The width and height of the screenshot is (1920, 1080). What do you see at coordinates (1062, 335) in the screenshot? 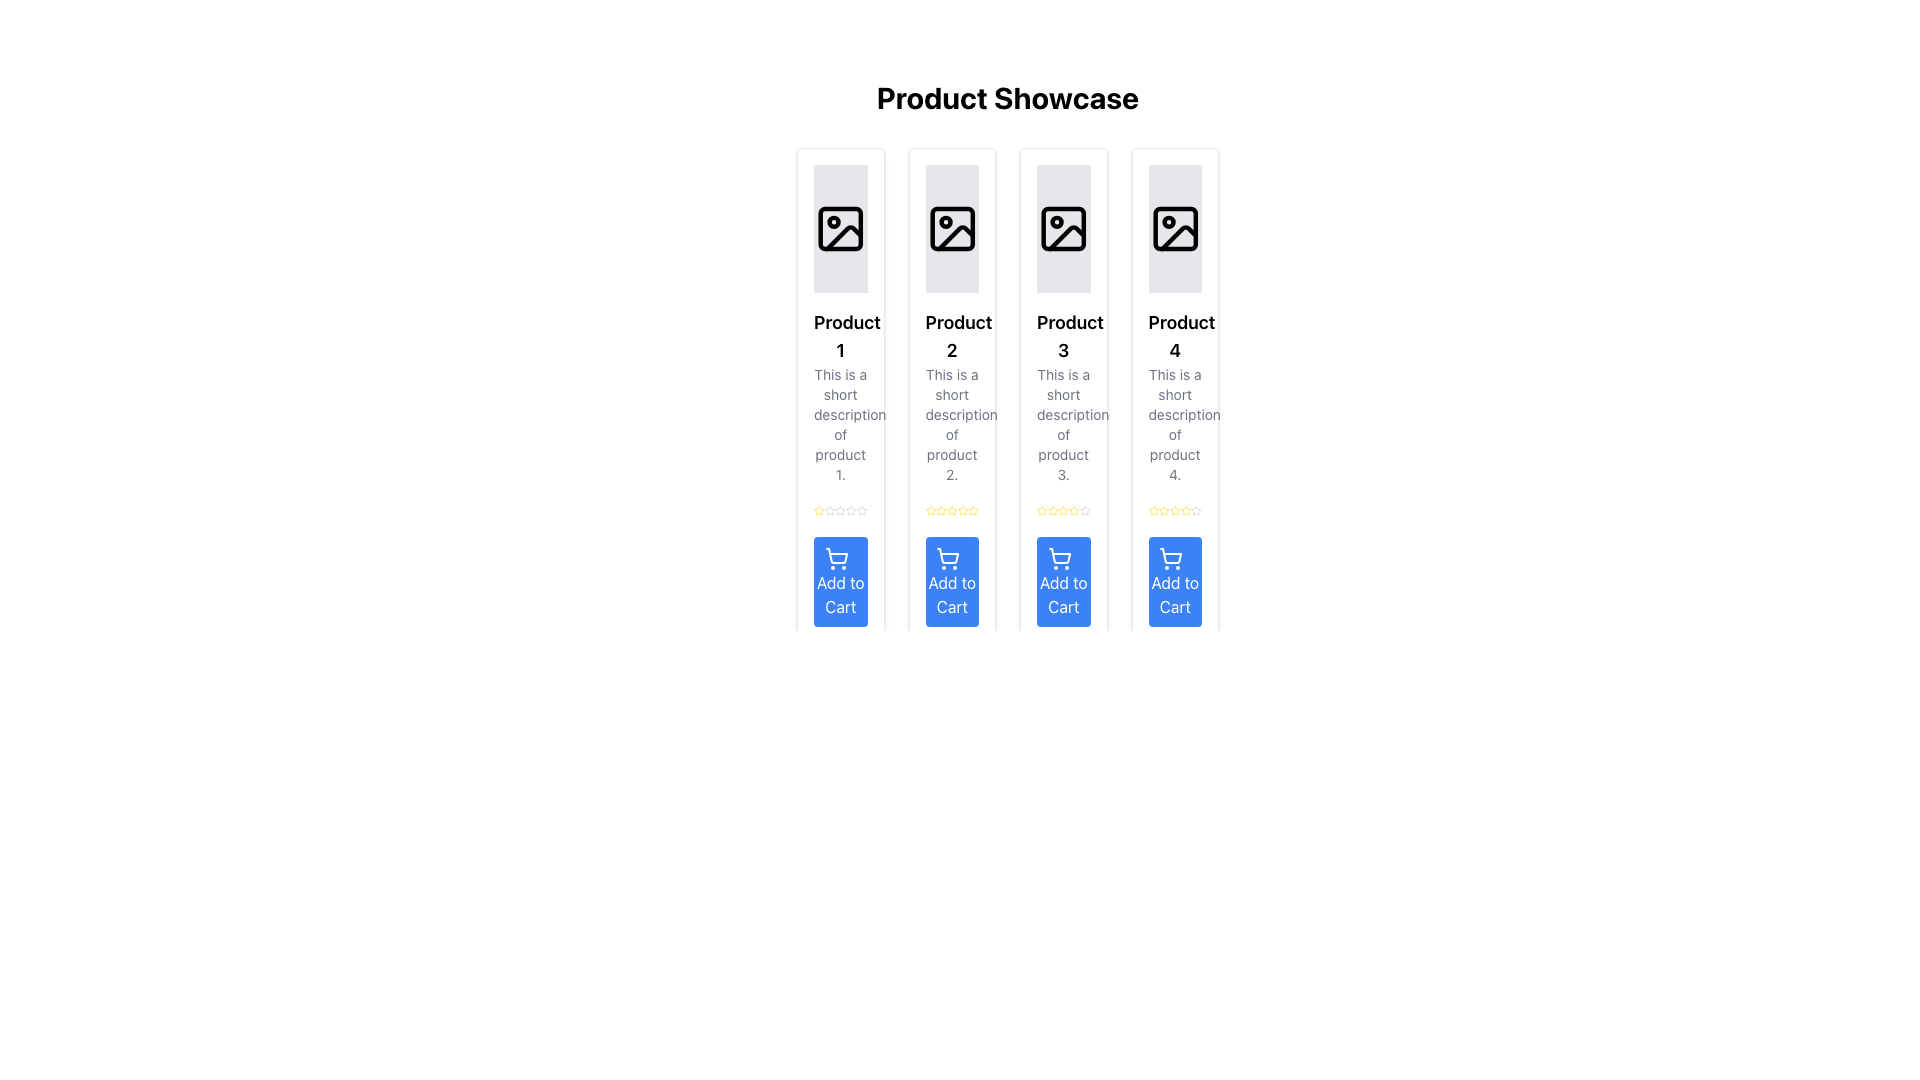
I see `the product title label in the third card of the horizontal product list` at bounding box center [1062, 335].